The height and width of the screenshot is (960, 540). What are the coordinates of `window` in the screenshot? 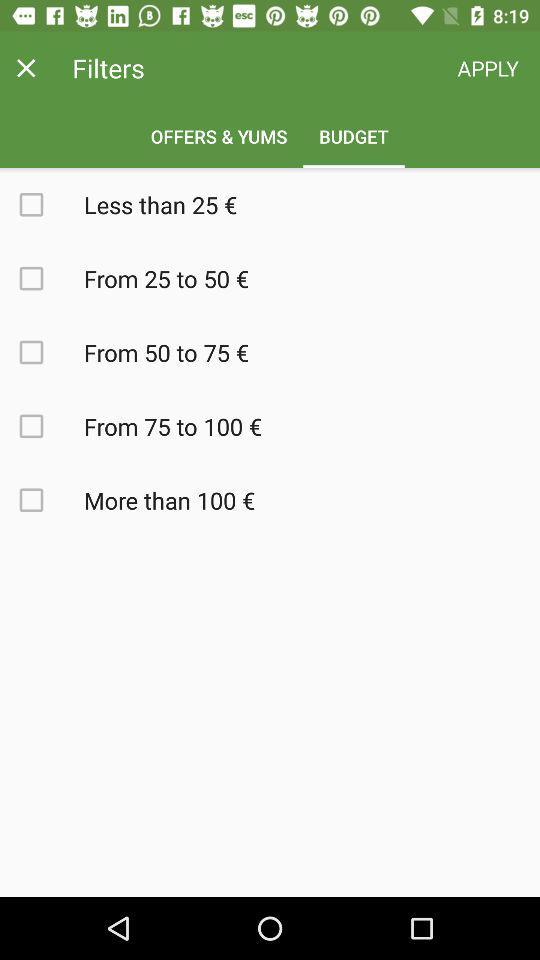 It's located at (25, 68).